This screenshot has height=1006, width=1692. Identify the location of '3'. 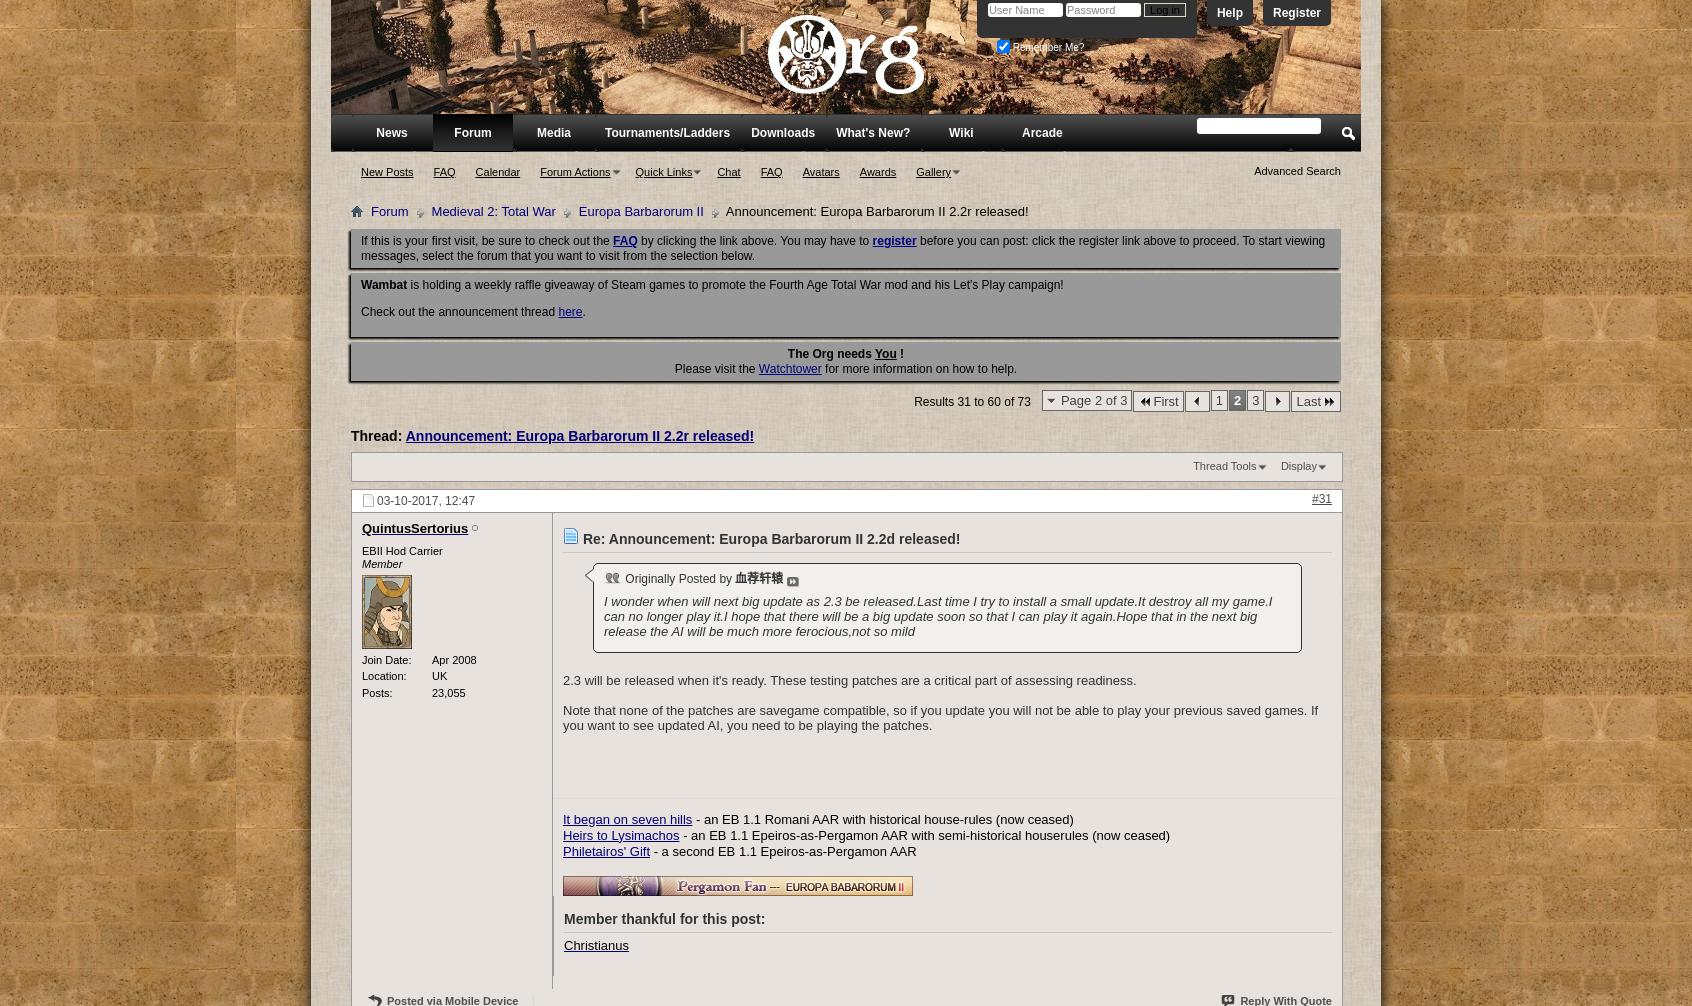
(1252, 399).